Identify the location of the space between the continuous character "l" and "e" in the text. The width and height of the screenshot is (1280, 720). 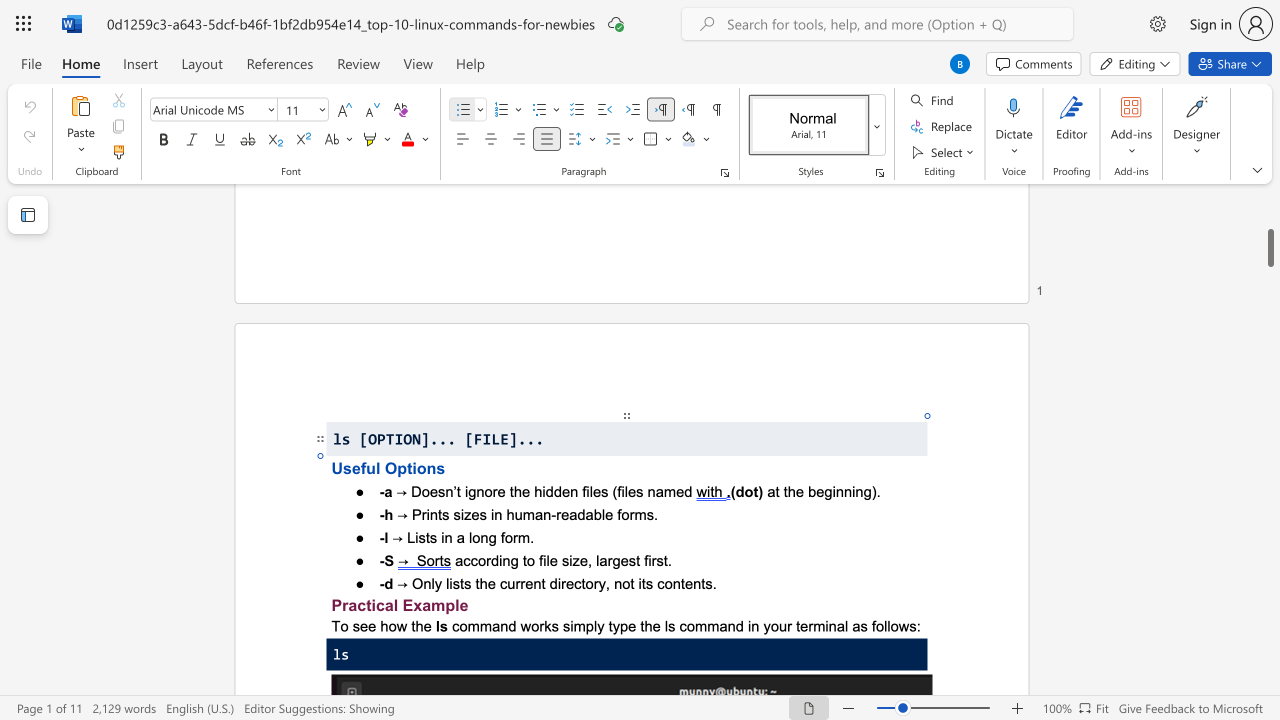
(459, 604).